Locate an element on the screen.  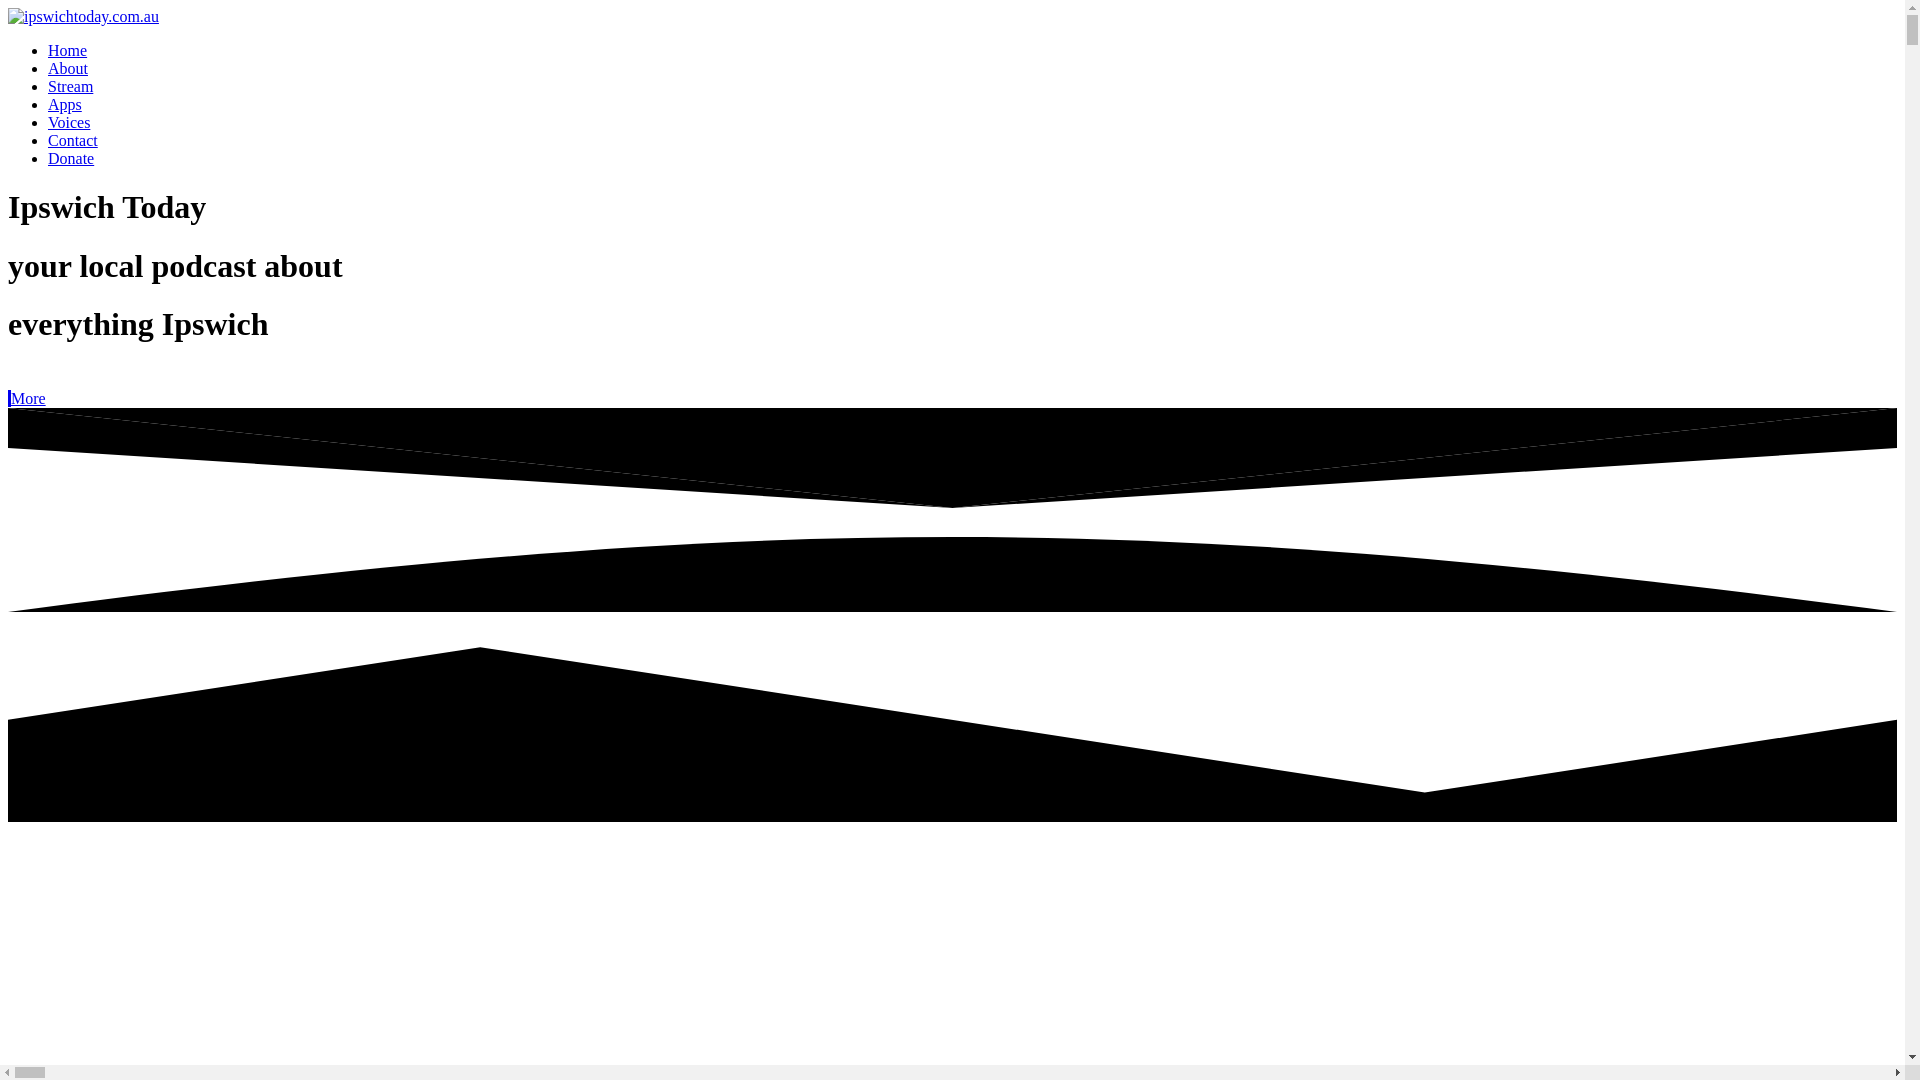
'Voices' is located at coordinates (68, 122).